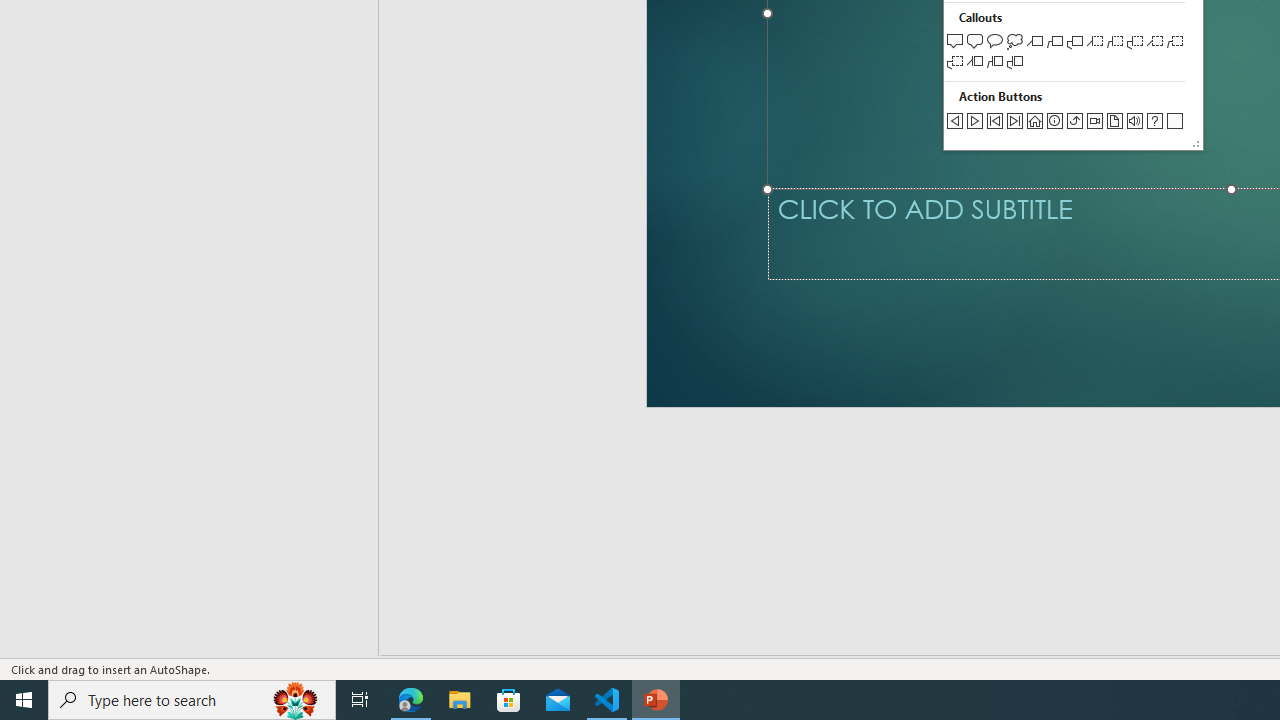  Describe the element at coordinates (410, 698) in the screenshot. I see `'Microsoft Edge - 1 running window'` at that location.